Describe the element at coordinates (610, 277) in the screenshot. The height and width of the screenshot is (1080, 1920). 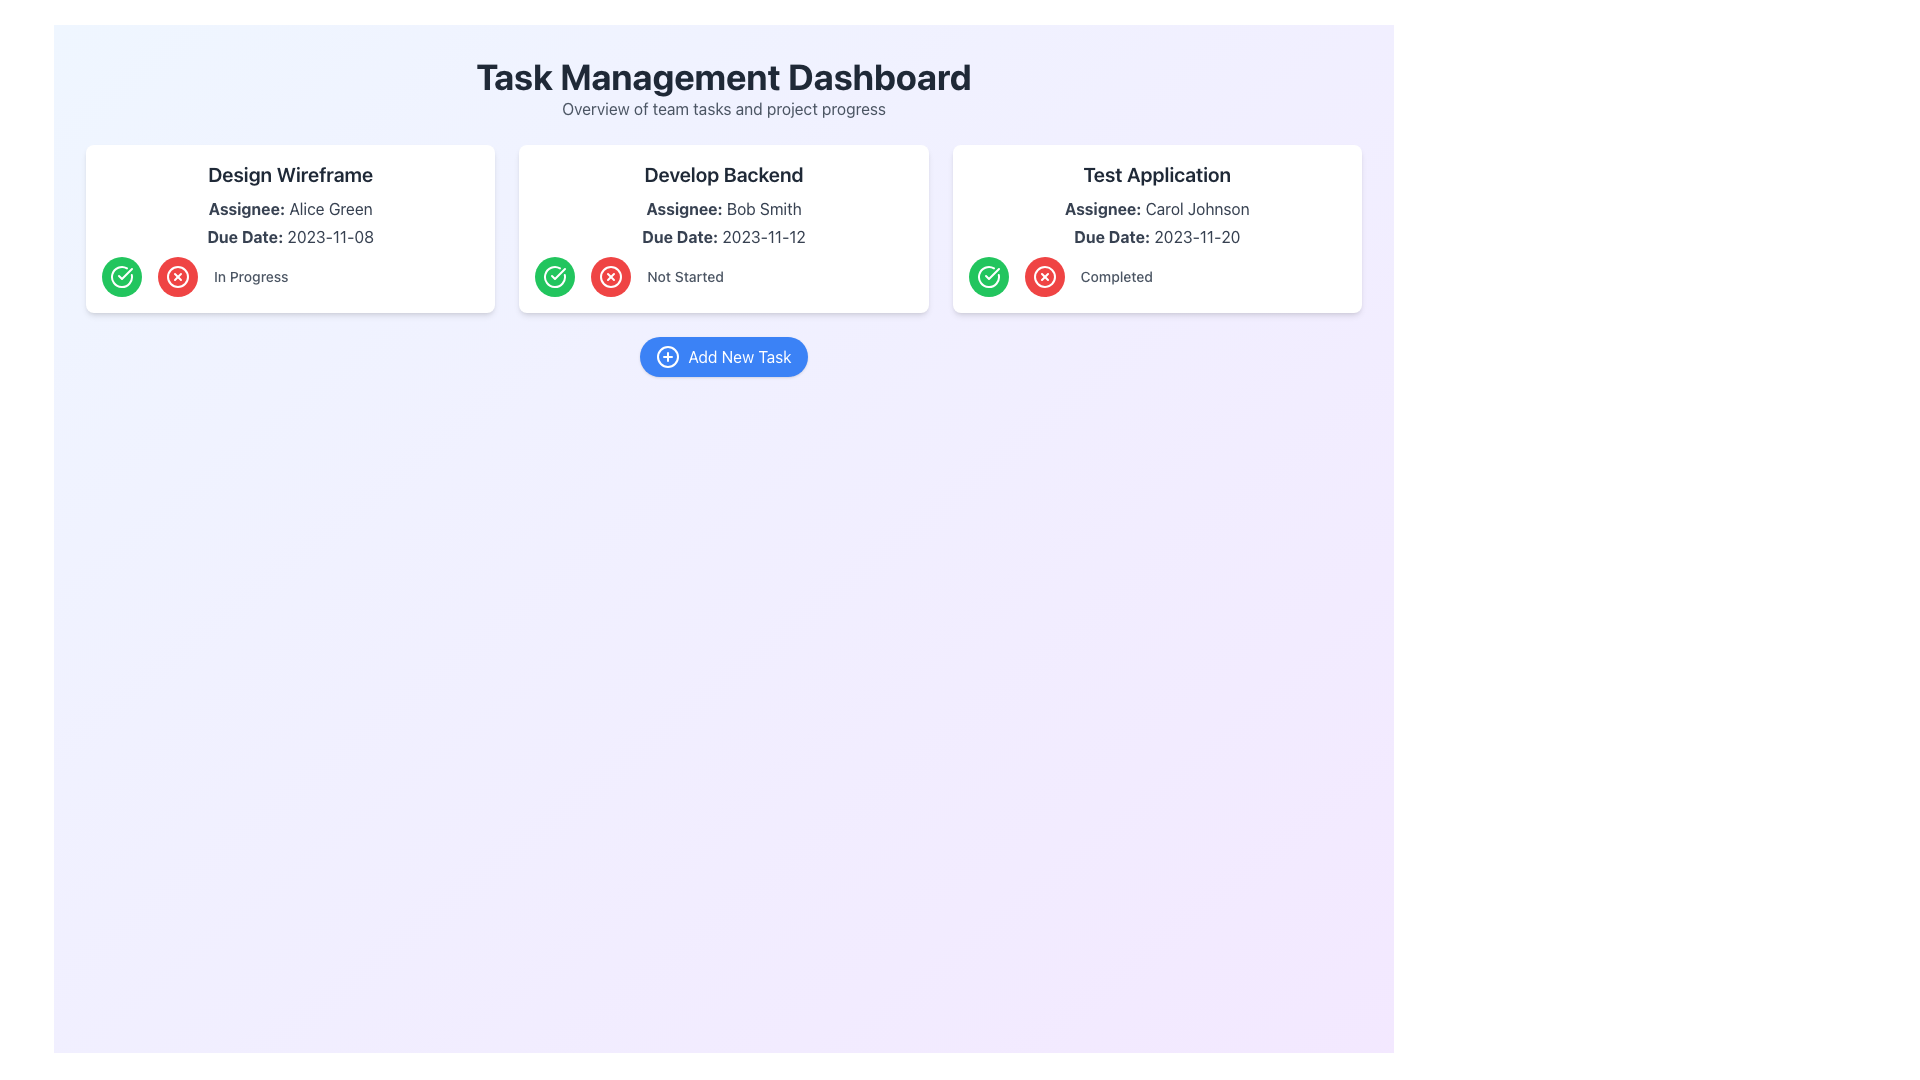
I see `the red circular button with a white 'X' symbol located in the 'Develop Backend' task card` at that location.